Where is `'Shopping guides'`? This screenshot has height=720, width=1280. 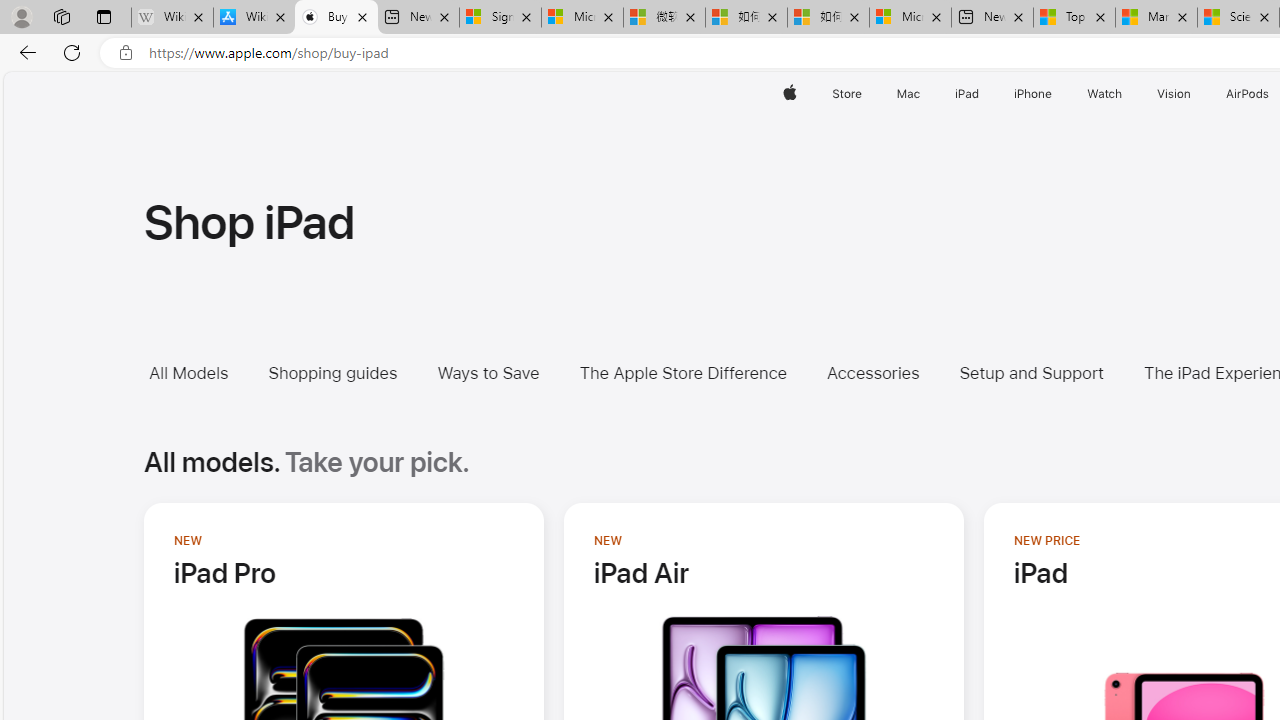 'Shopping guides' is located at coordinates (347, 373).